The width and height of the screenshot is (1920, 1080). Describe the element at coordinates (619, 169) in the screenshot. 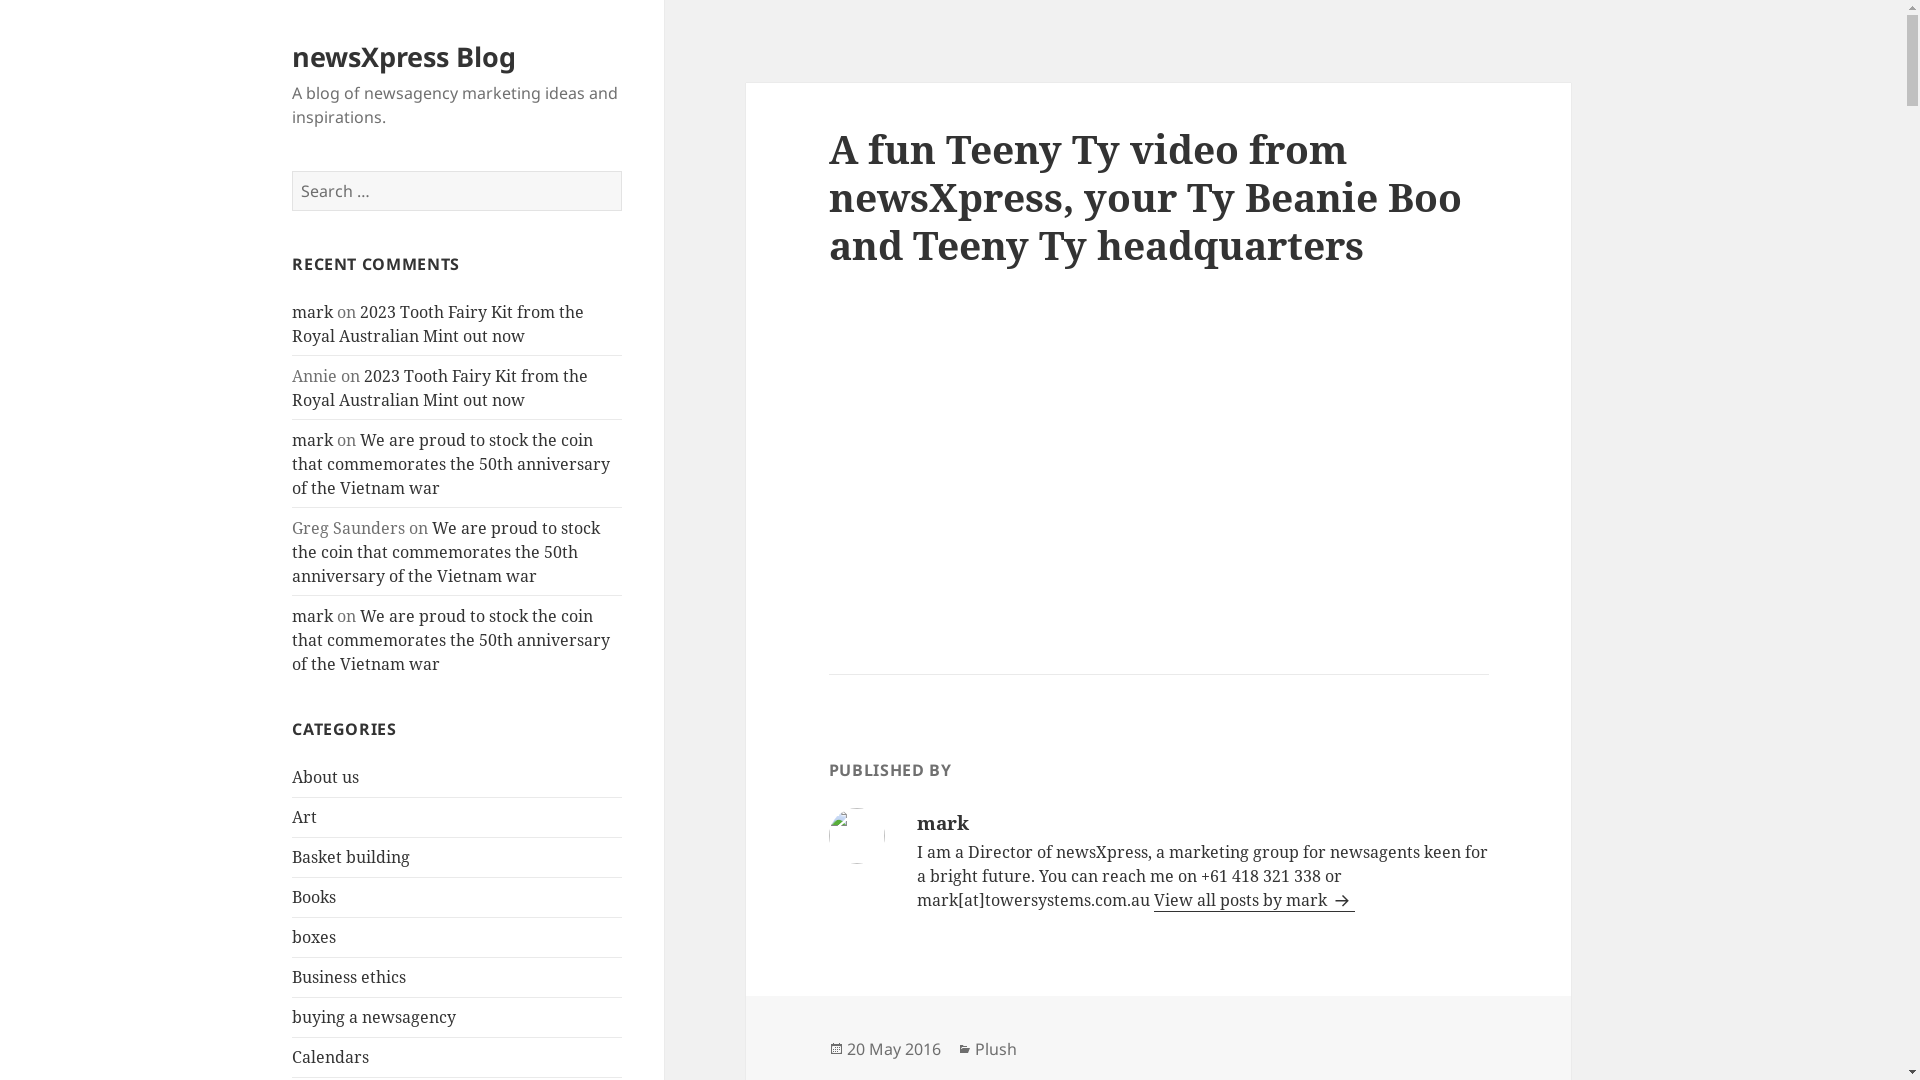

I see `'Search'` at that location.